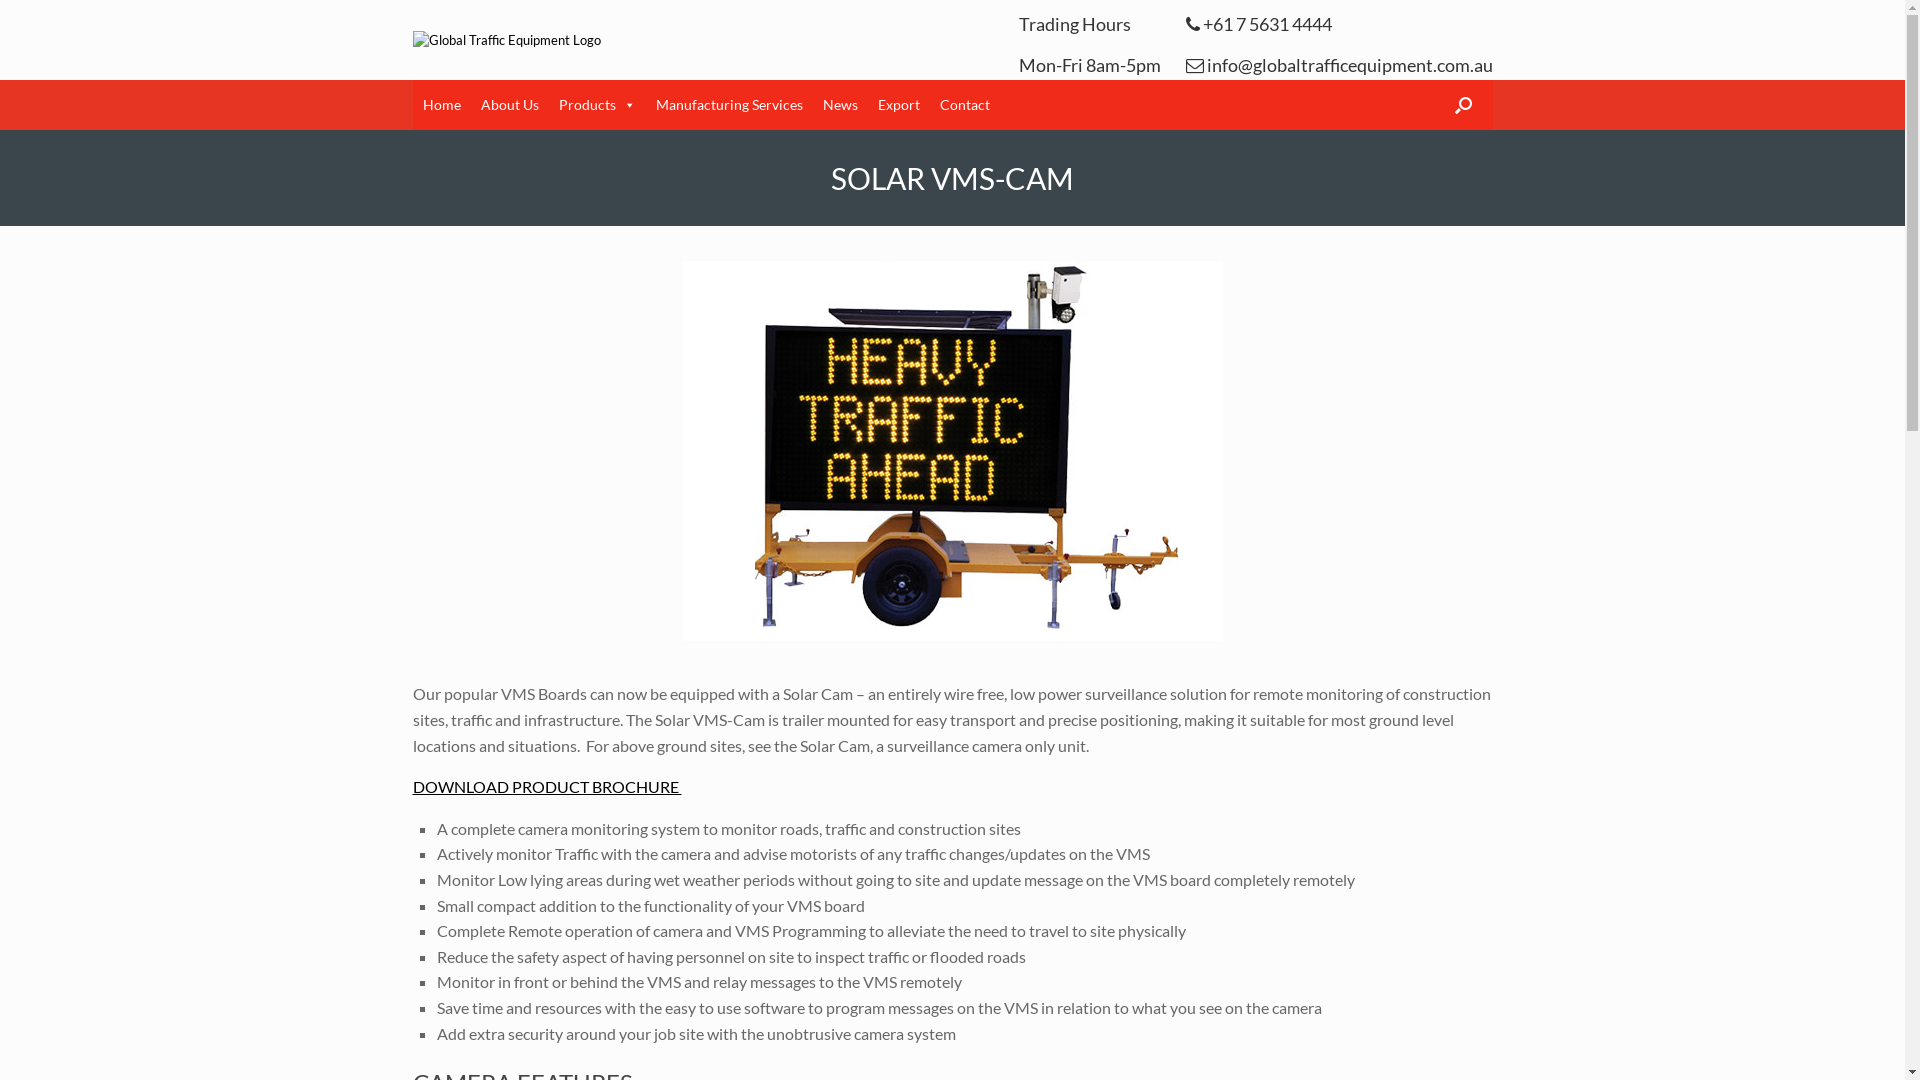 The width and height of the screenshot is (1920, 1080). Describe the element at coordinates (505, 39) in the screenshot. I see `'Global Traffic Equipment'` at that location.